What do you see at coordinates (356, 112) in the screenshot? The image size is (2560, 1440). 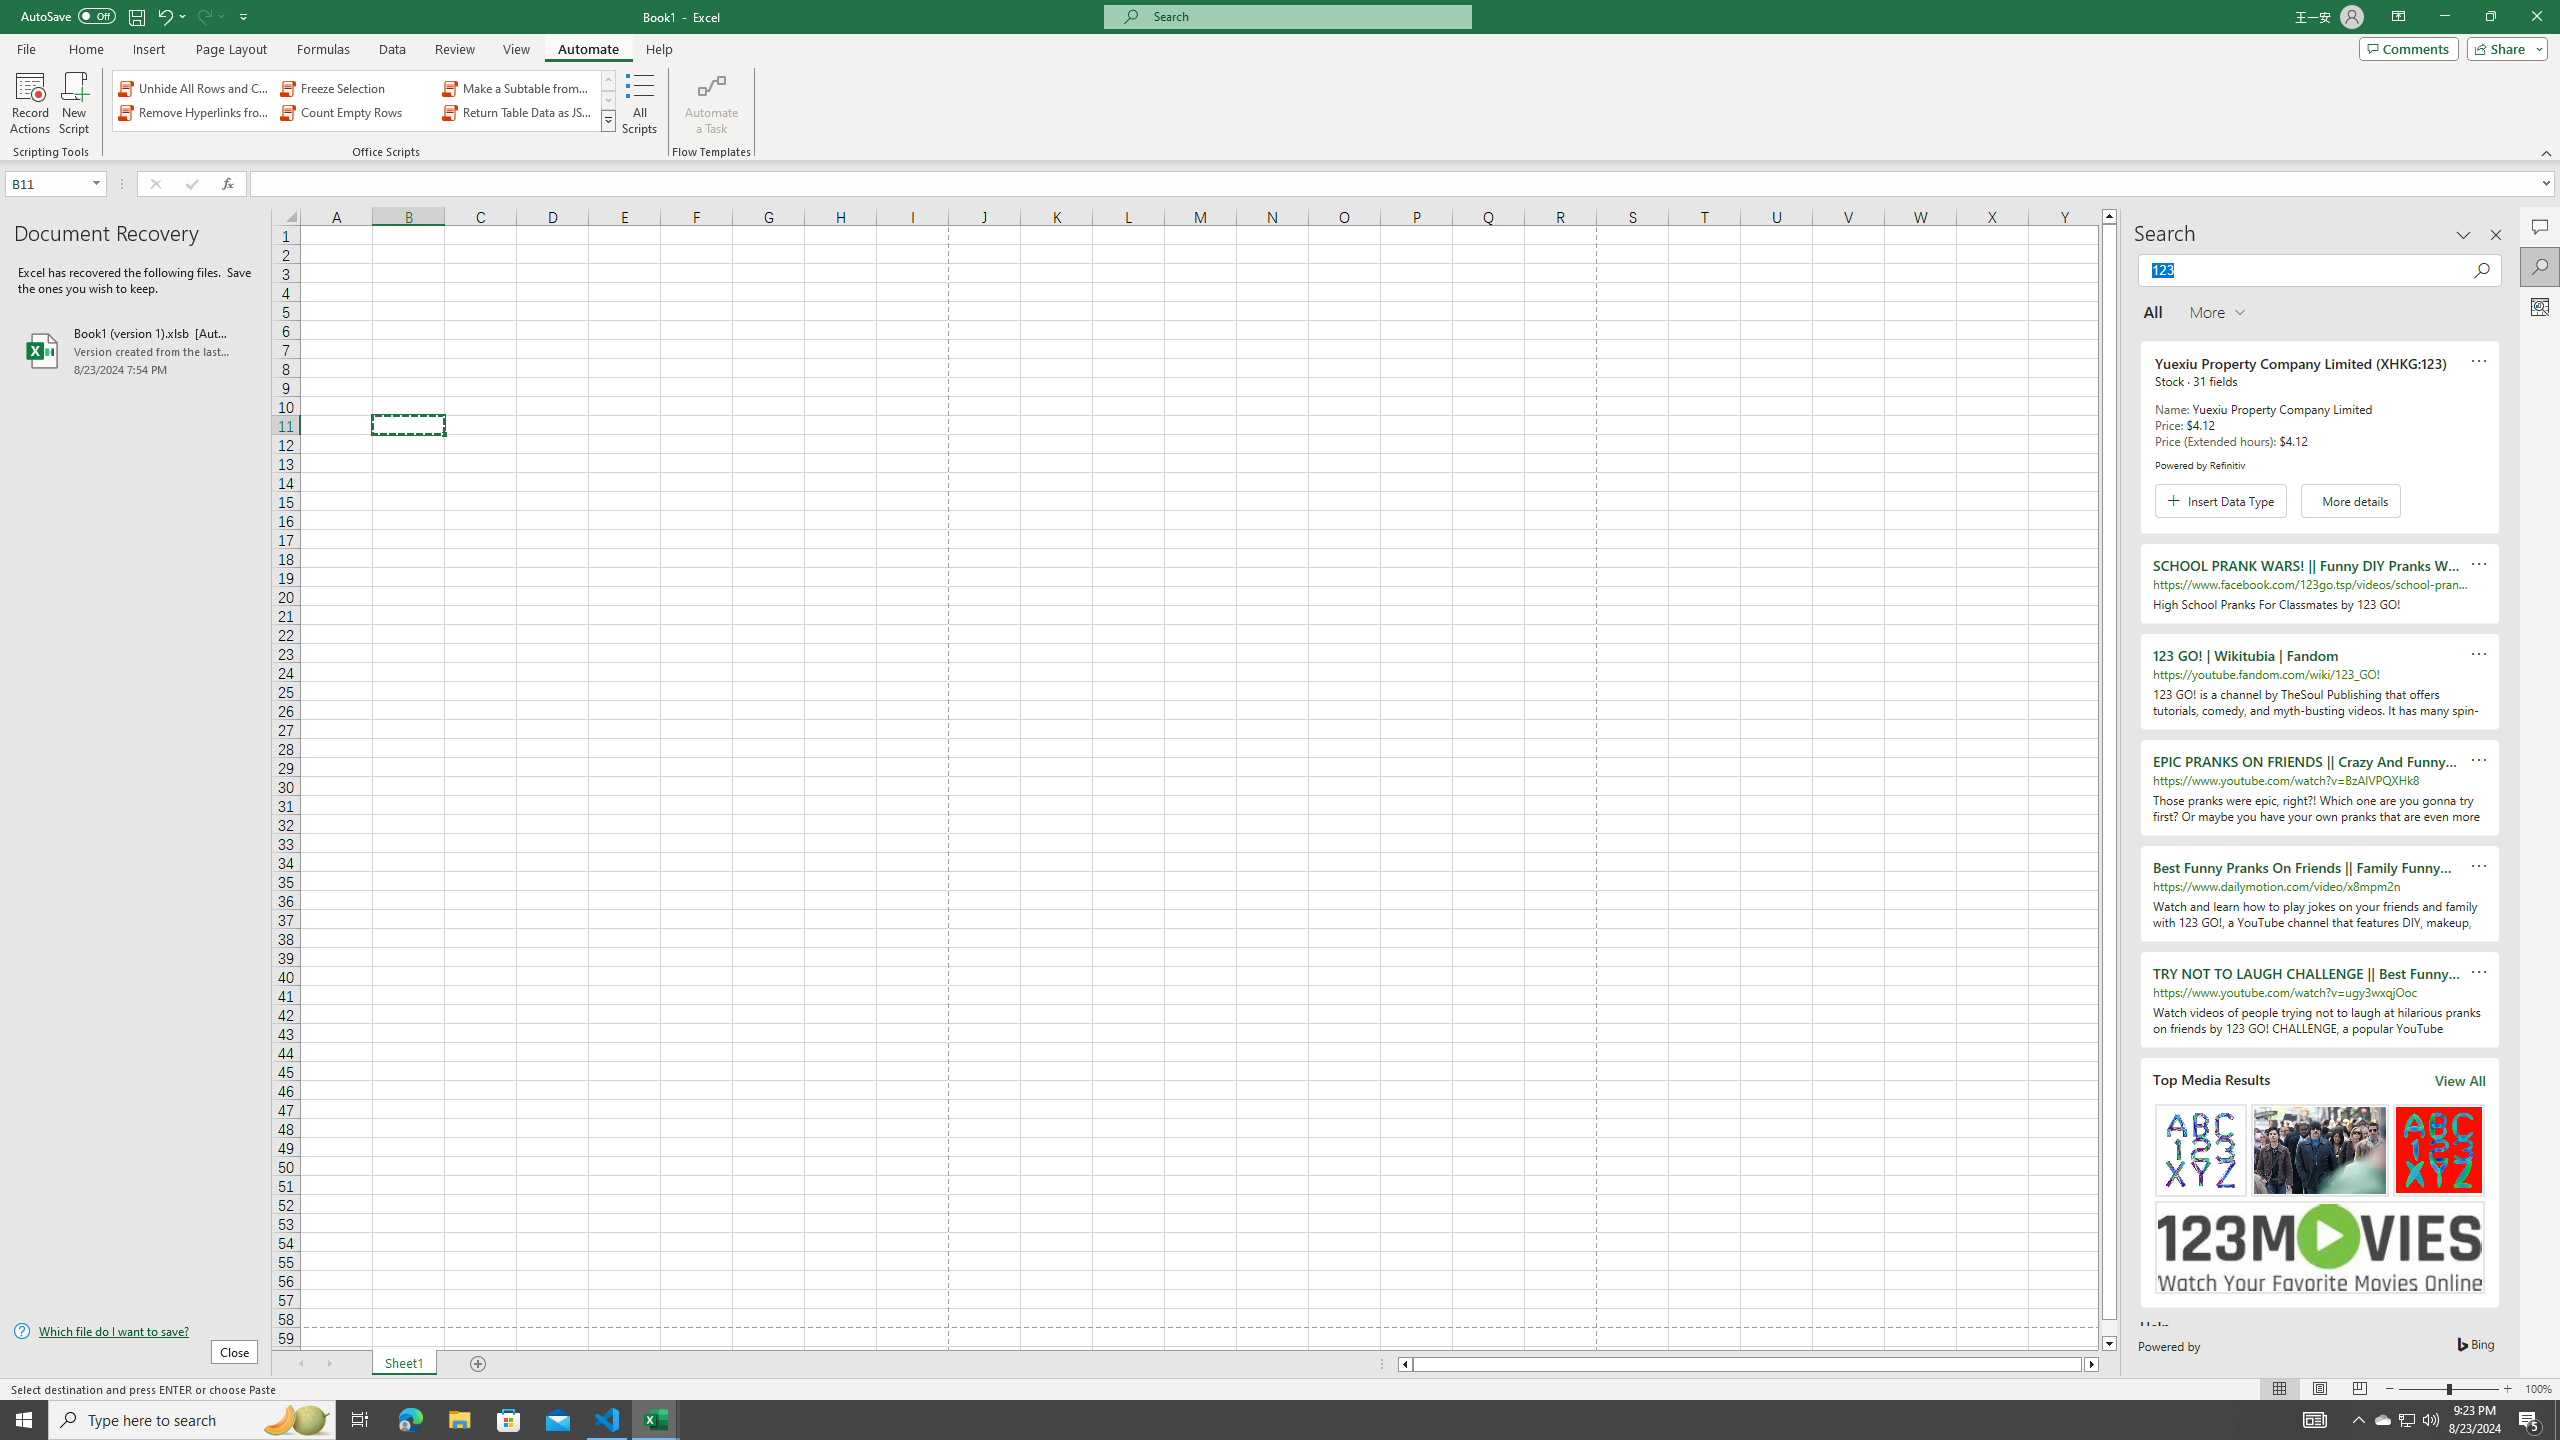 I see `'Count Empty Rows'` at bounding box center [356, 112].